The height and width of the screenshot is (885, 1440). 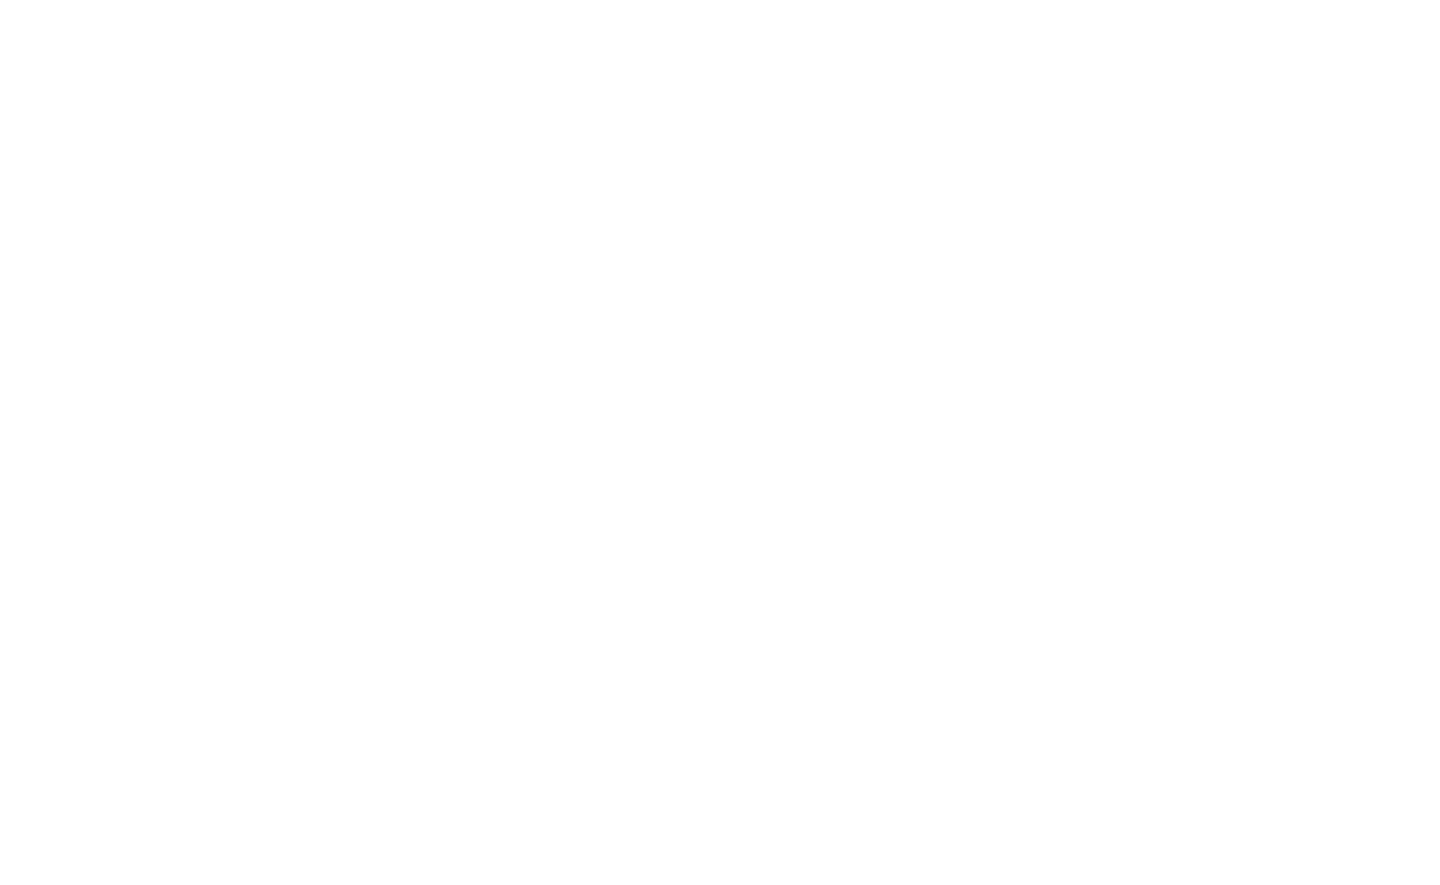 I want to click on 'newyorkrangers.com is the official Web site of the New York Rangers. New York Rangers is a trademark of New York Rangers, LLC. NHL, the NHL Shield, the word mark and image of the Stanley Cup and NHL Conference logos are registered trademarks of the National Hockey League. All NHL logos and marks and NHL team logos and marks as well as all other proprietary materials depicted herein are the property of the NHL and the respective NHL teams and may not be reproduced without the prior written consent of NHL Enterprises, L.P. Copyright © 1999-2023 New York Rangers, LLC and the National Hockey League. All Rights Reserved.', so click(x=240, y=716).